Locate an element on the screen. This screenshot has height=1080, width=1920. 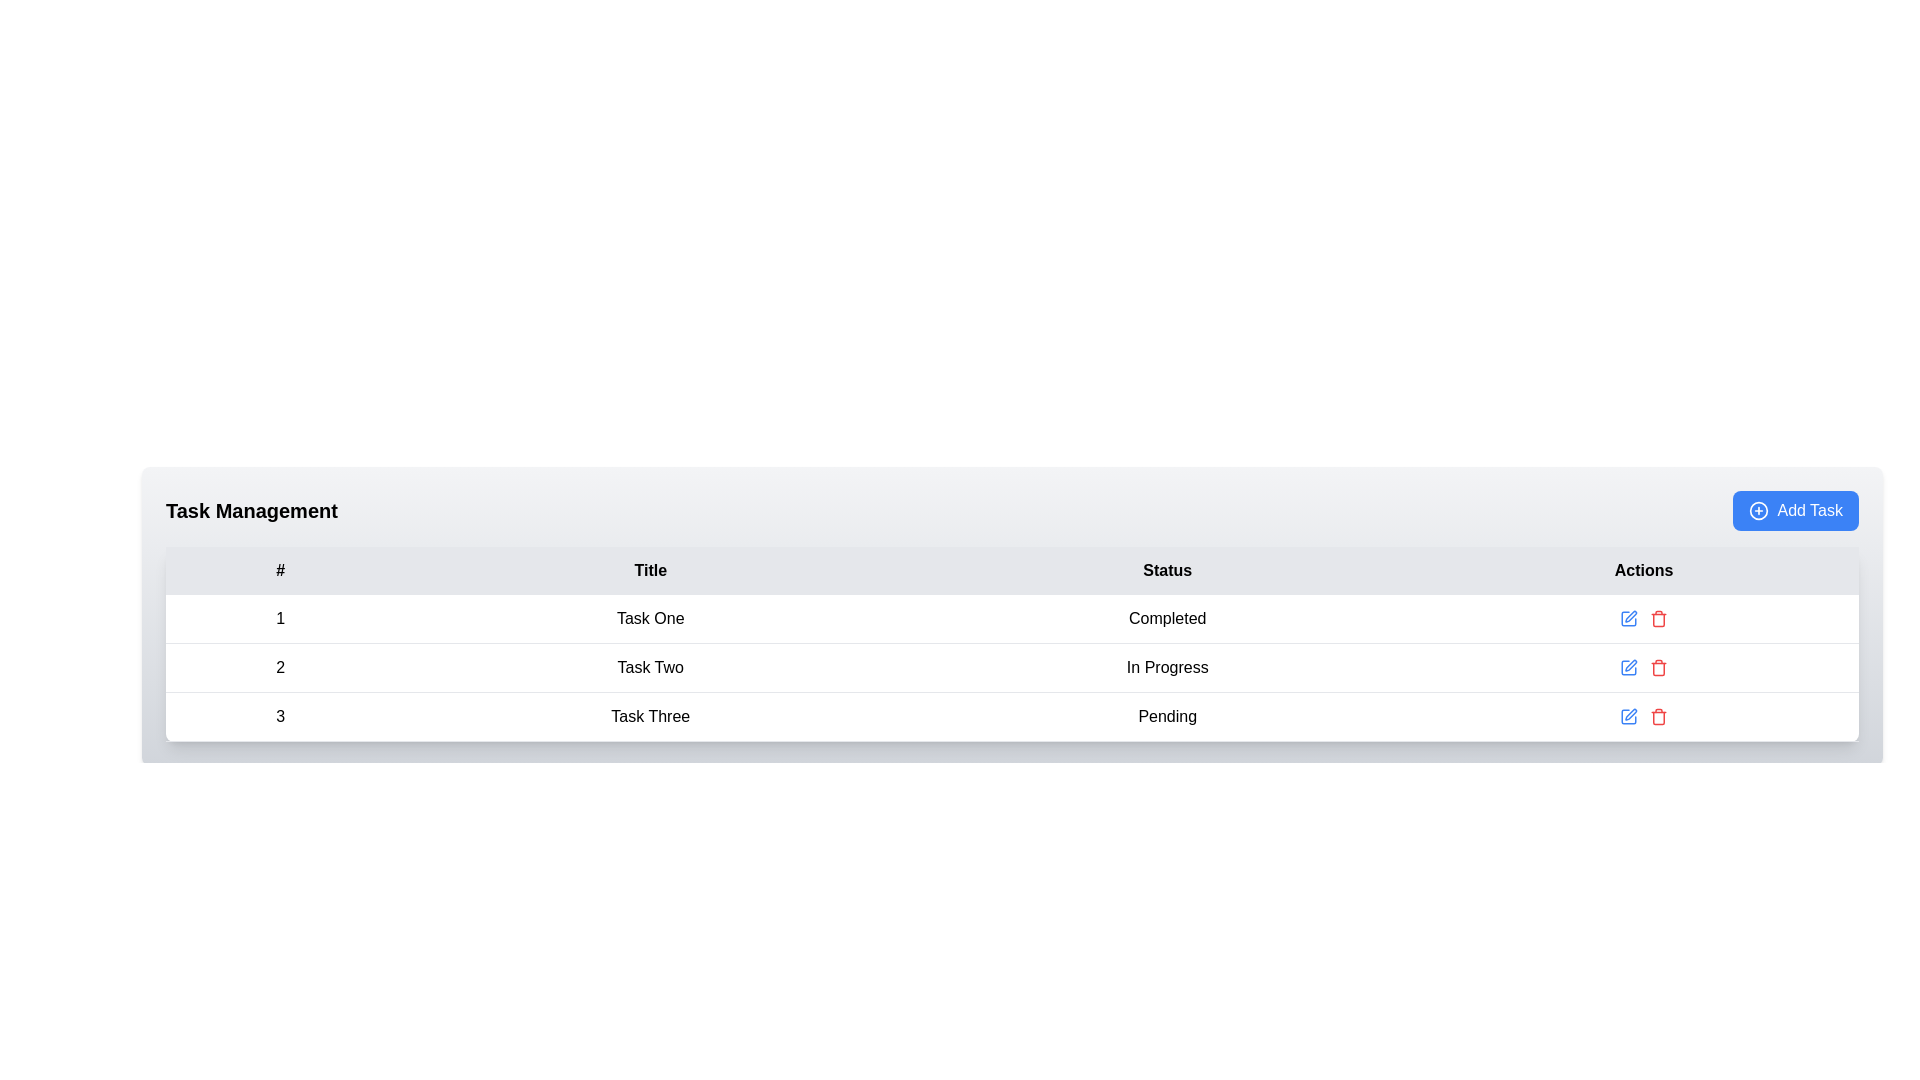
the static text element displaying 'Task Three', which is centered in the third row under the 'Title' column of the table is located at coordinates (650, 716).